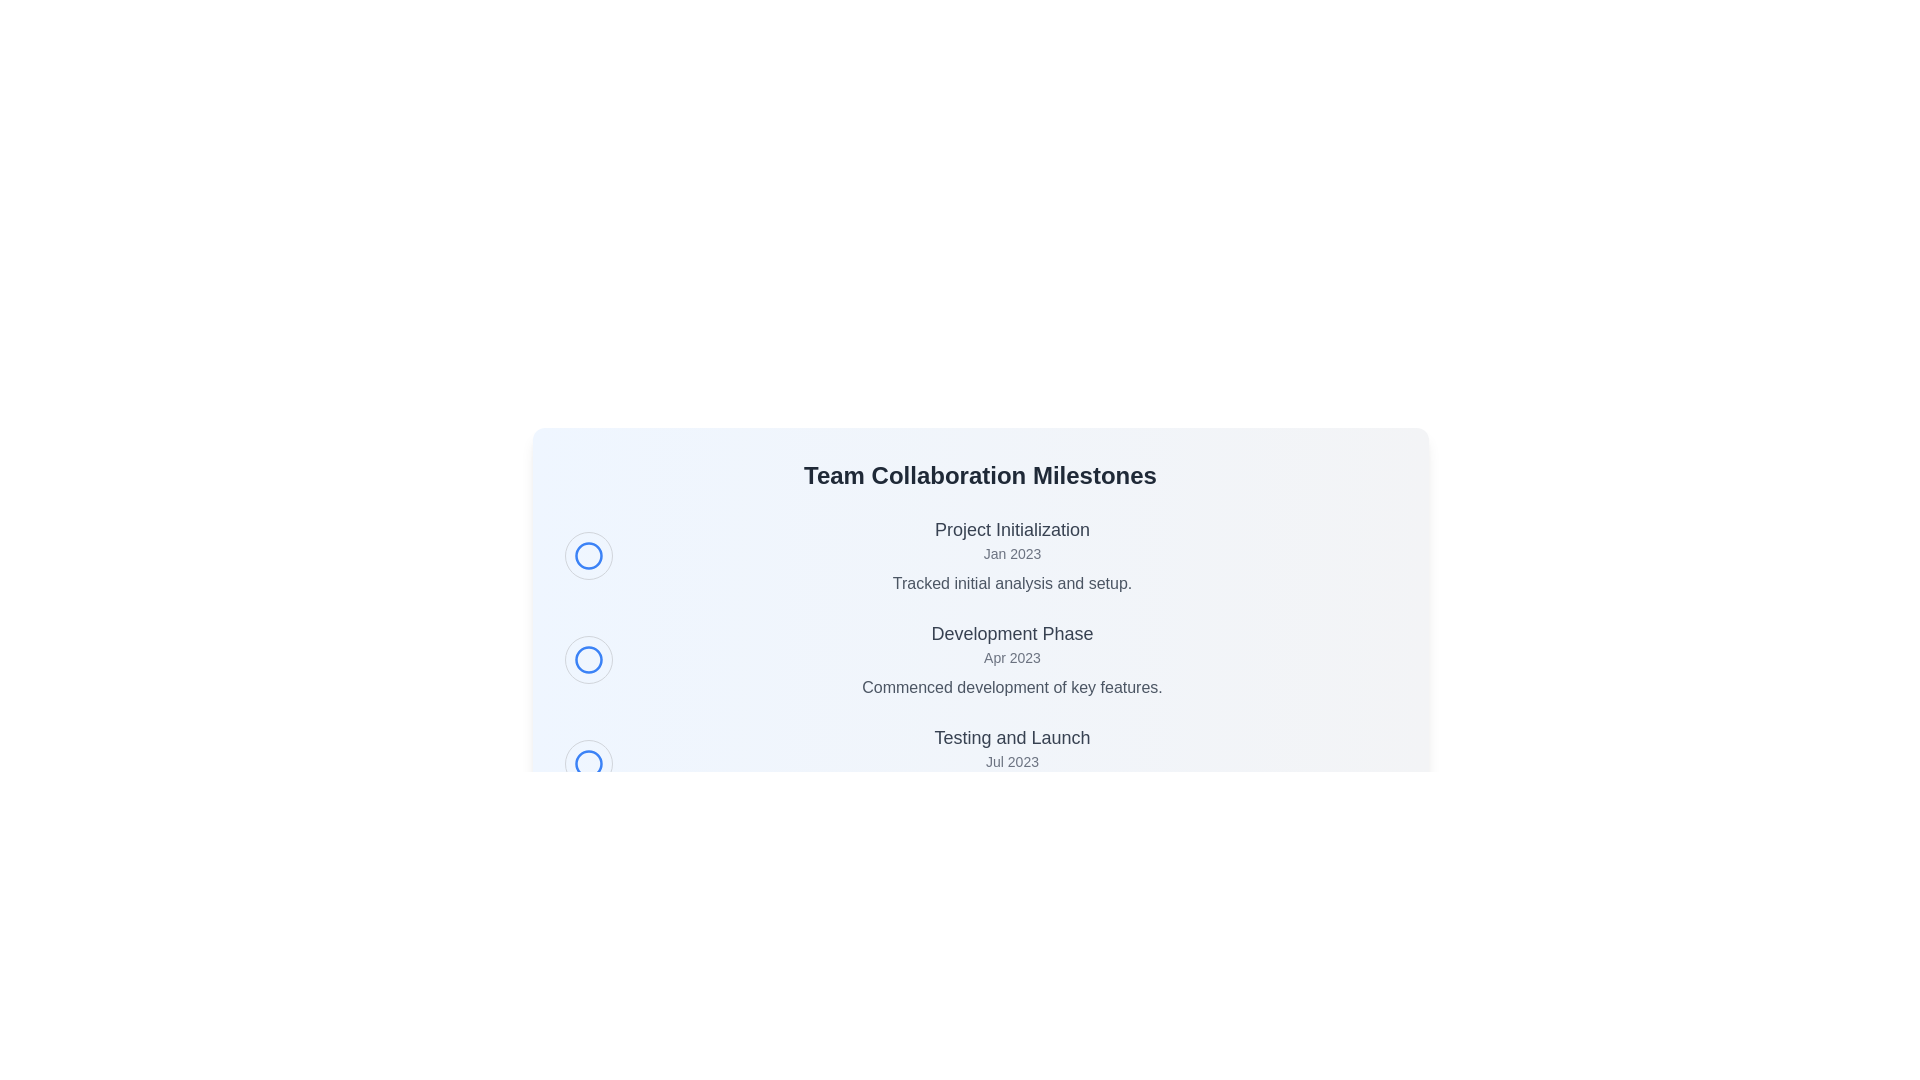 The height and width of the screenshot is (1080, 1920). I want to click on details in the 'Team Collaboration Milestones' section, which includes subsections for 'Project Initialization', 'Development Phase', and 'Testing and Launch', so click(980, 663).